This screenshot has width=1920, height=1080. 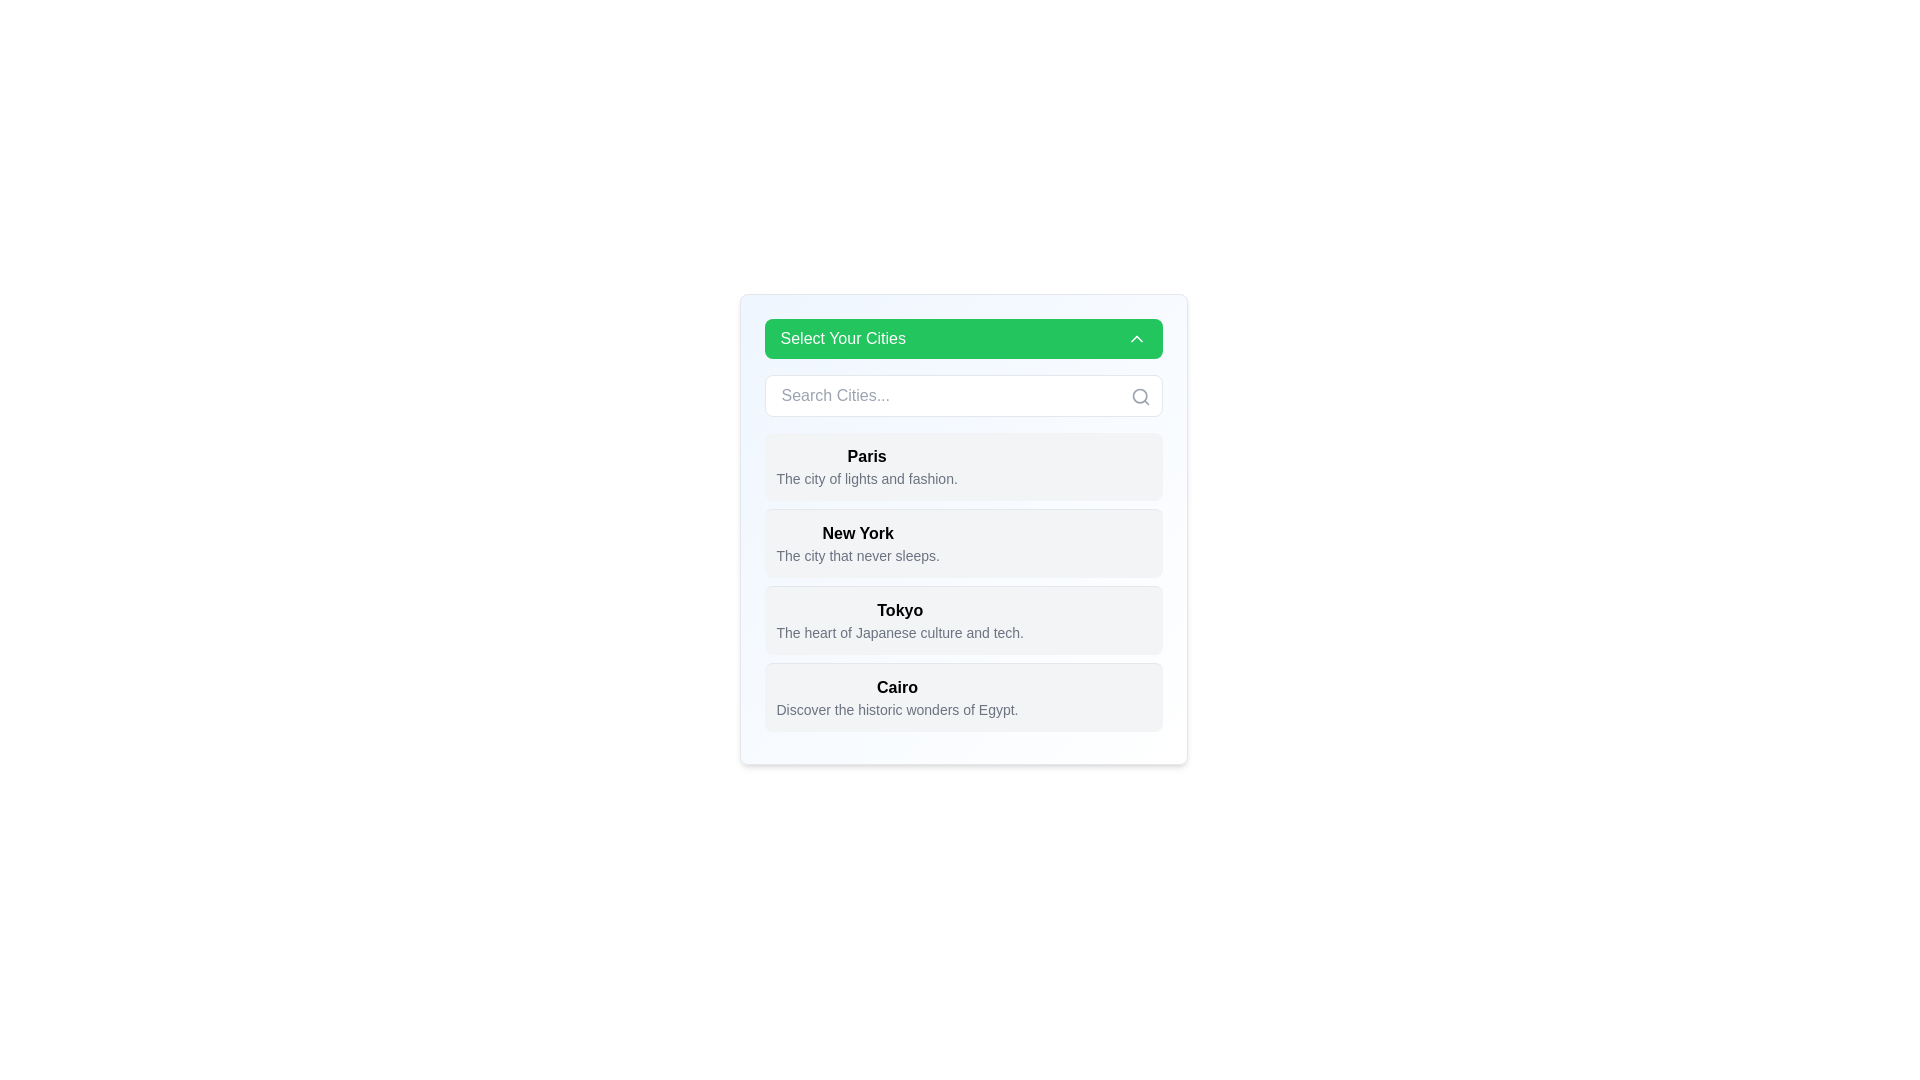 I want to click on descriptive text label about the city 'Paris', which is located directly below the bold title in the first item of a vertical list of cities, so click(x=867, y=478).